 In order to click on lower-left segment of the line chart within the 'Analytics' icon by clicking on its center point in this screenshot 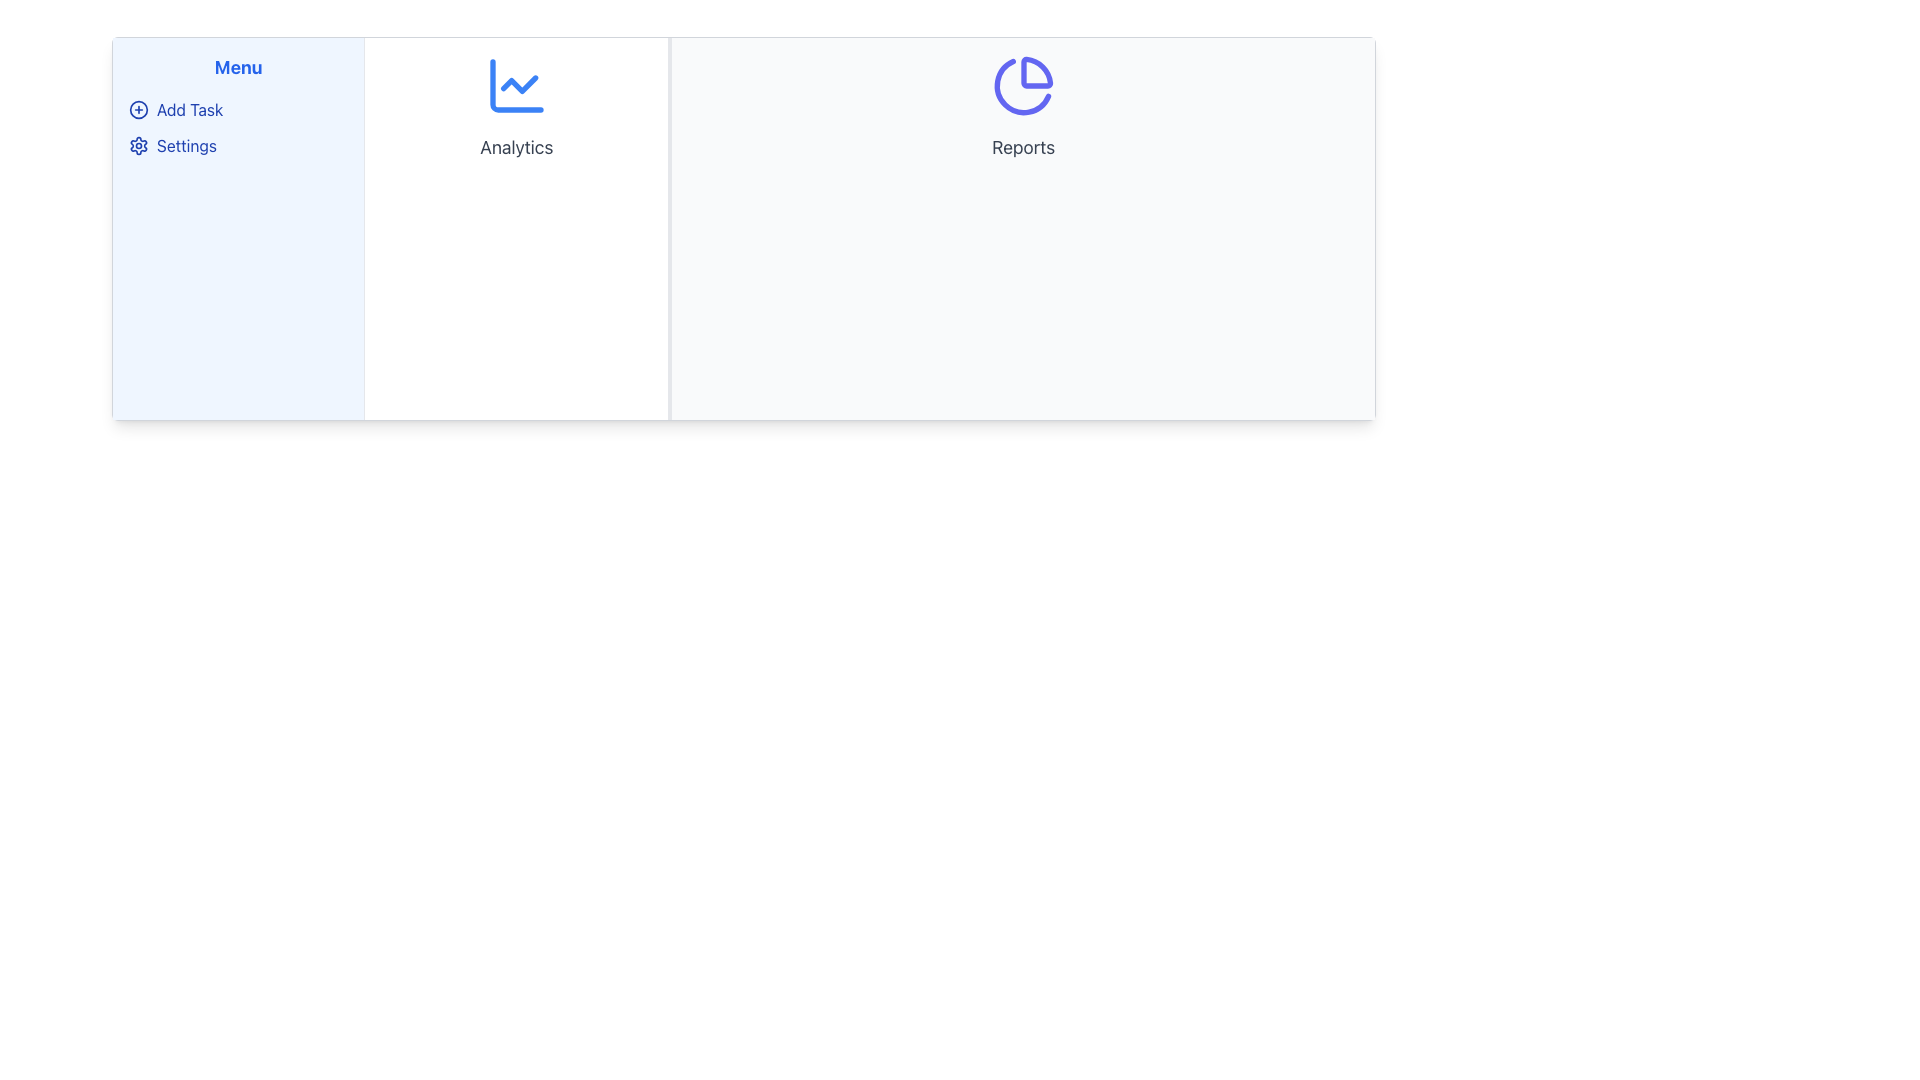, I will do `click(516, 84)`.